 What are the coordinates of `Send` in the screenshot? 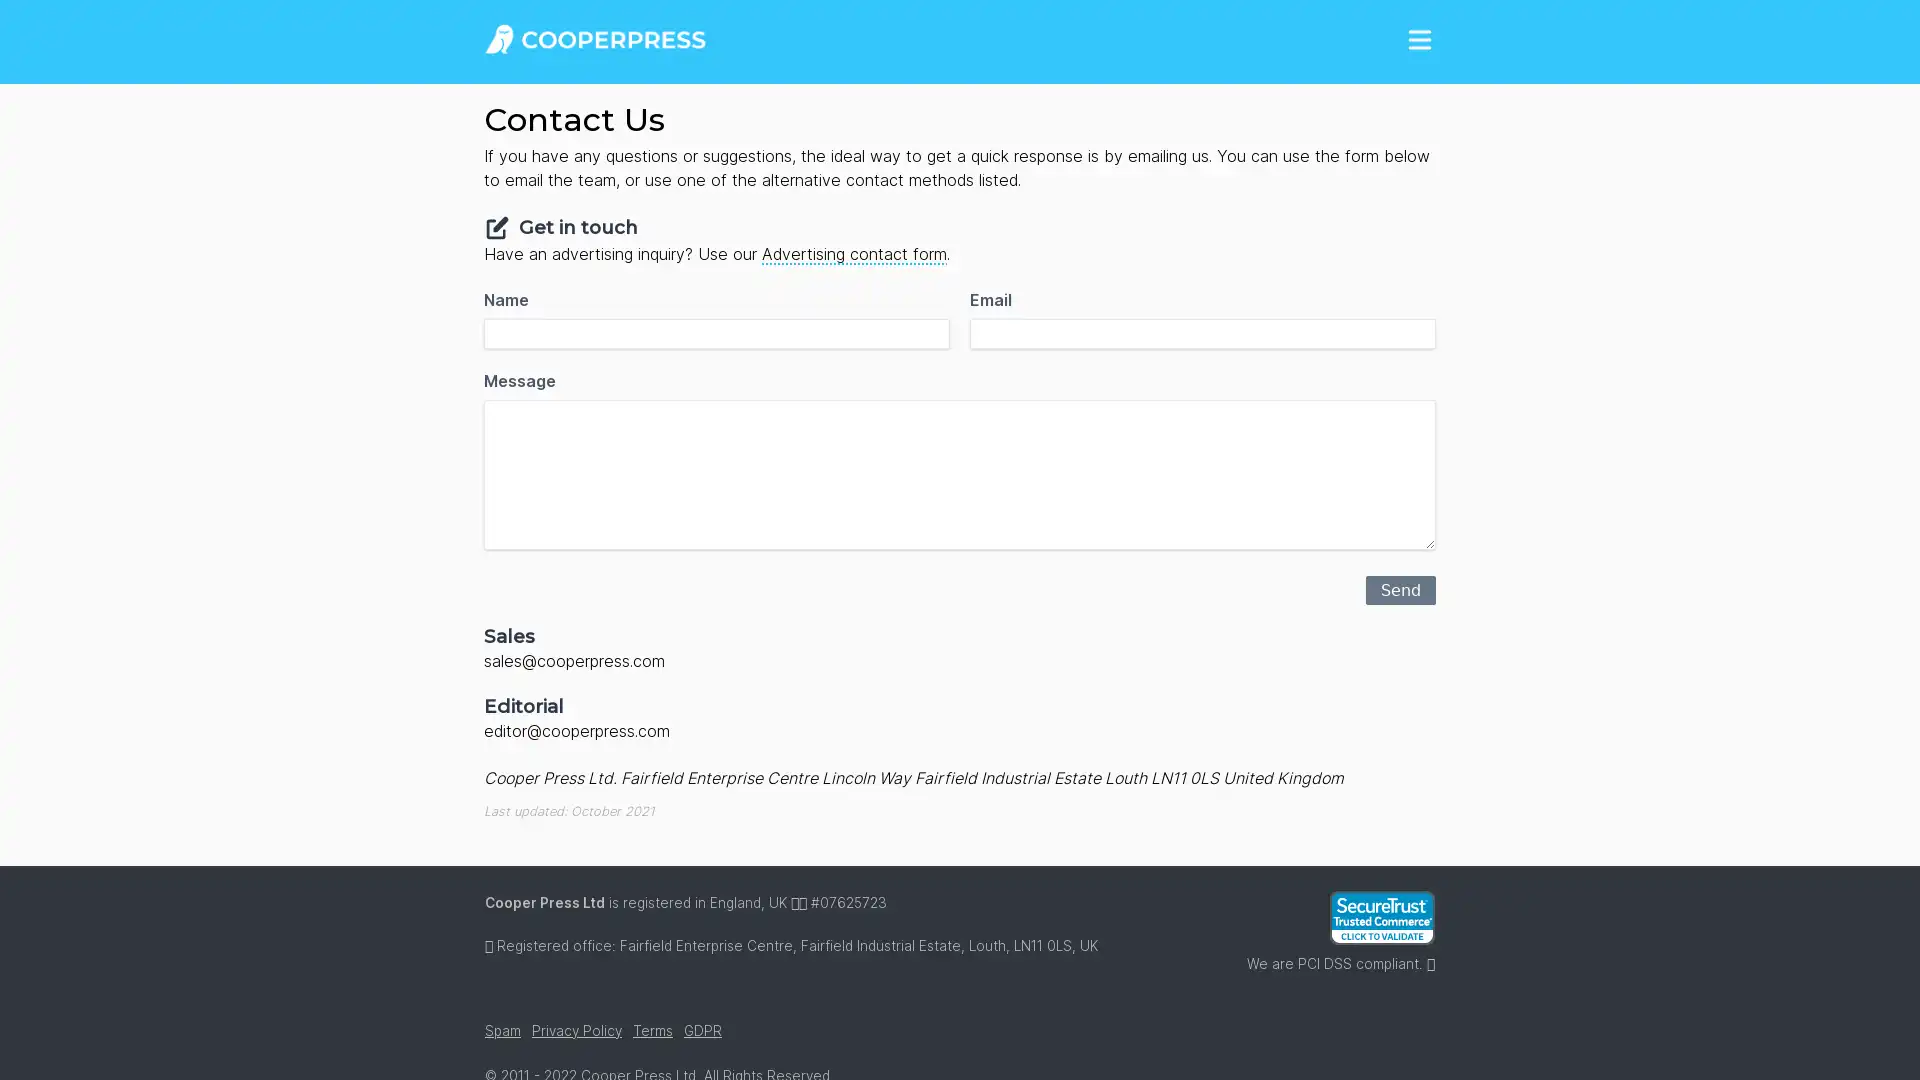 It's located at (1400, 588).